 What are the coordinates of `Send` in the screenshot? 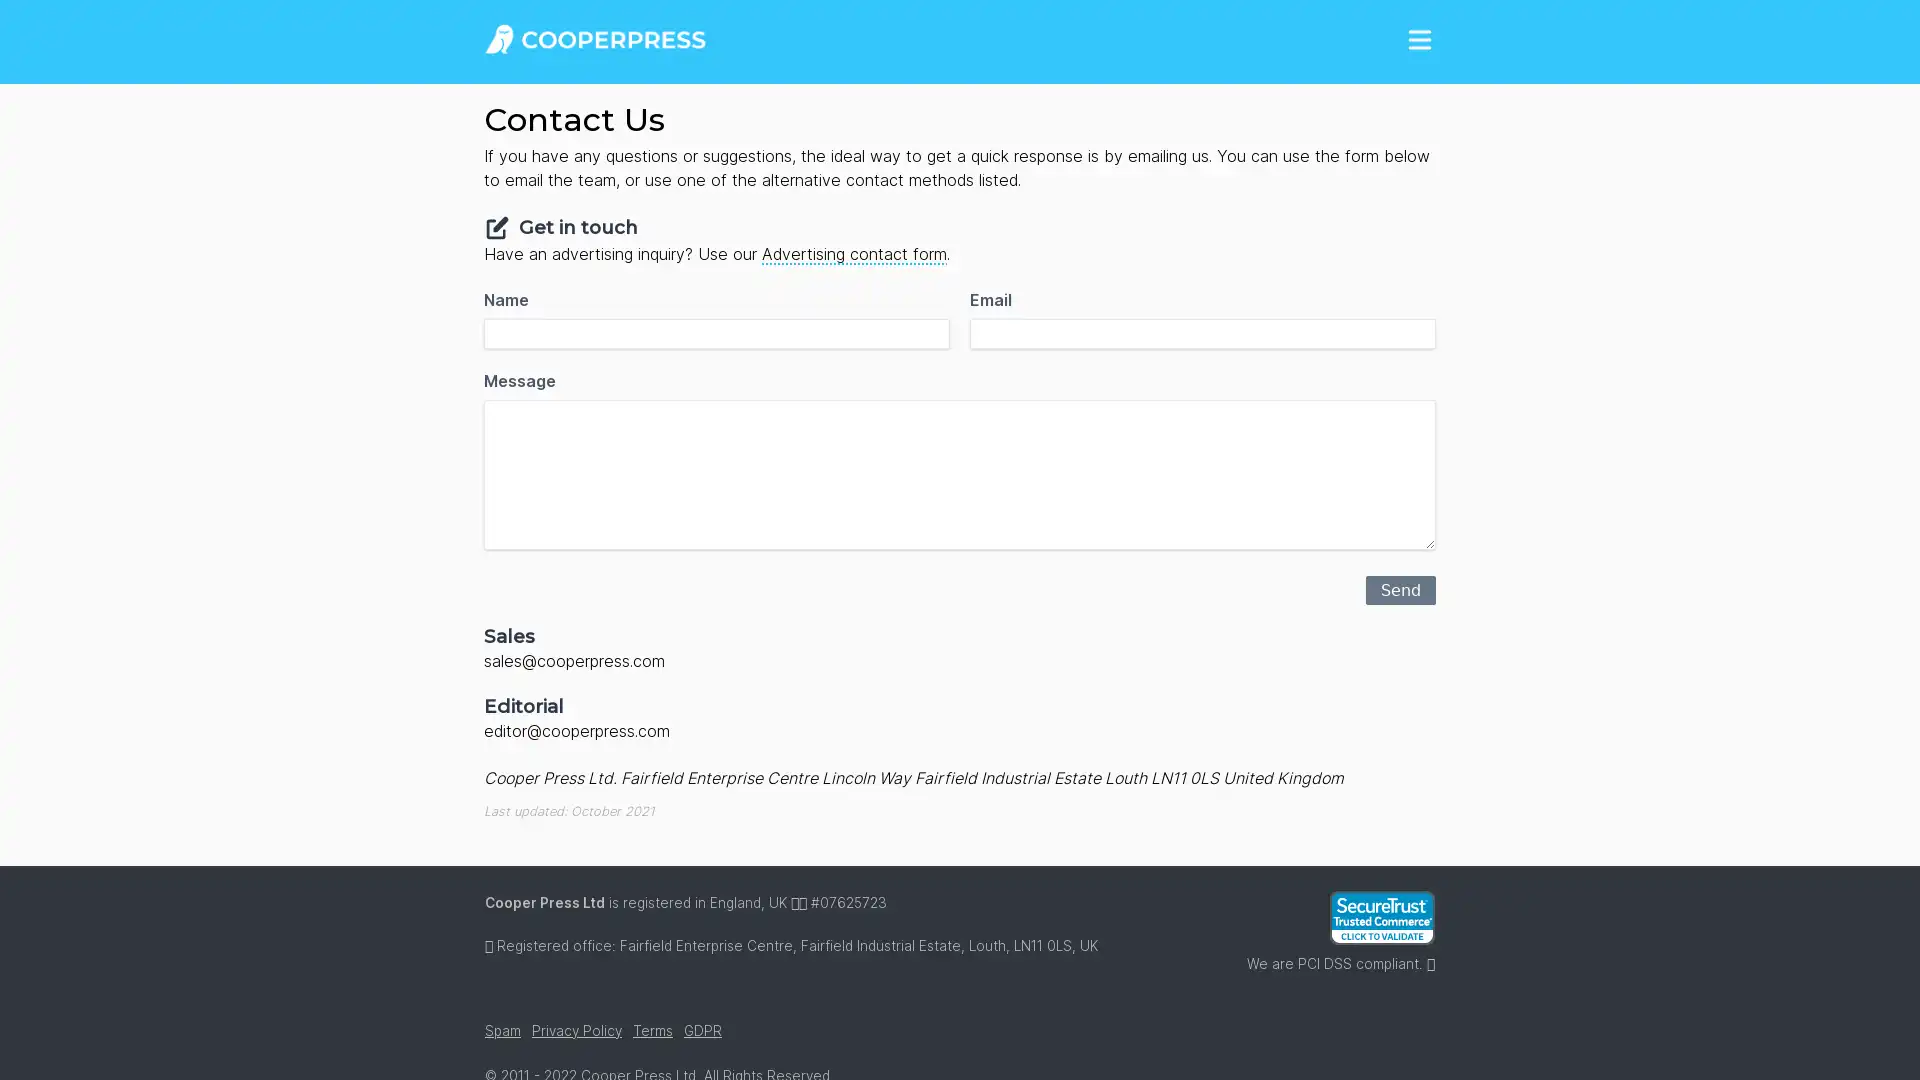 It's located at (1400, 588).